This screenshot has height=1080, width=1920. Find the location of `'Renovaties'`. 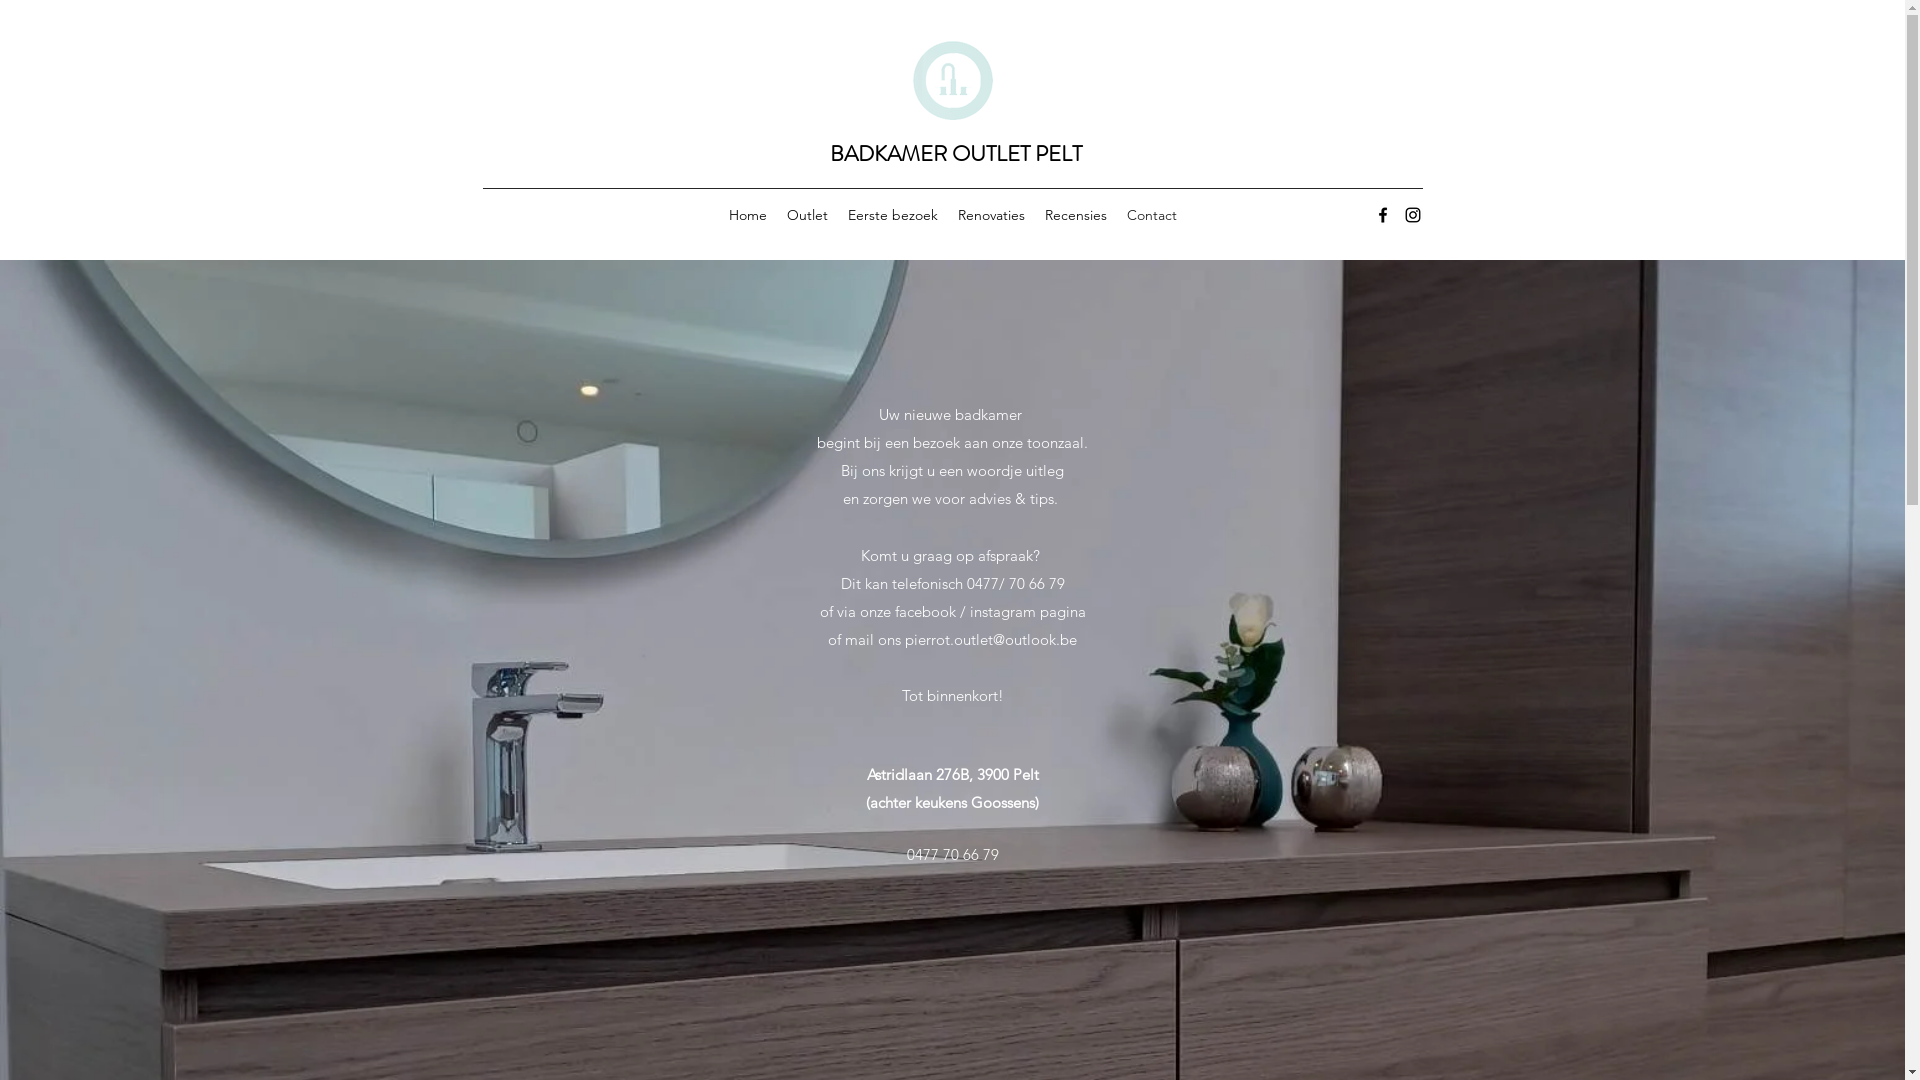

'Renovaties' is located at coordinates (991, 215).